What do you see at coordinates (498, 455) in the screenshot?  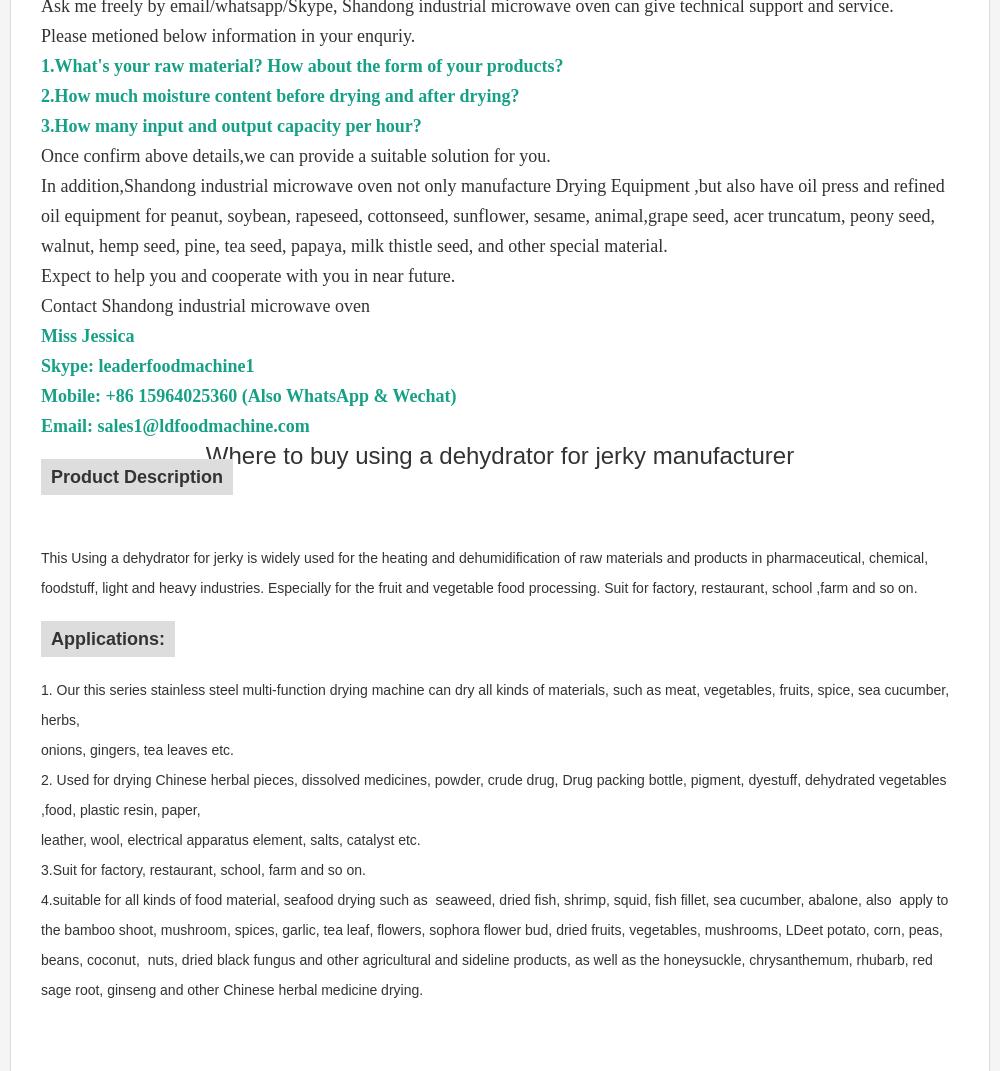 I see `'Where to buy using a dehydrator for jerky manufacturer'` at bounding box center [498, 455].